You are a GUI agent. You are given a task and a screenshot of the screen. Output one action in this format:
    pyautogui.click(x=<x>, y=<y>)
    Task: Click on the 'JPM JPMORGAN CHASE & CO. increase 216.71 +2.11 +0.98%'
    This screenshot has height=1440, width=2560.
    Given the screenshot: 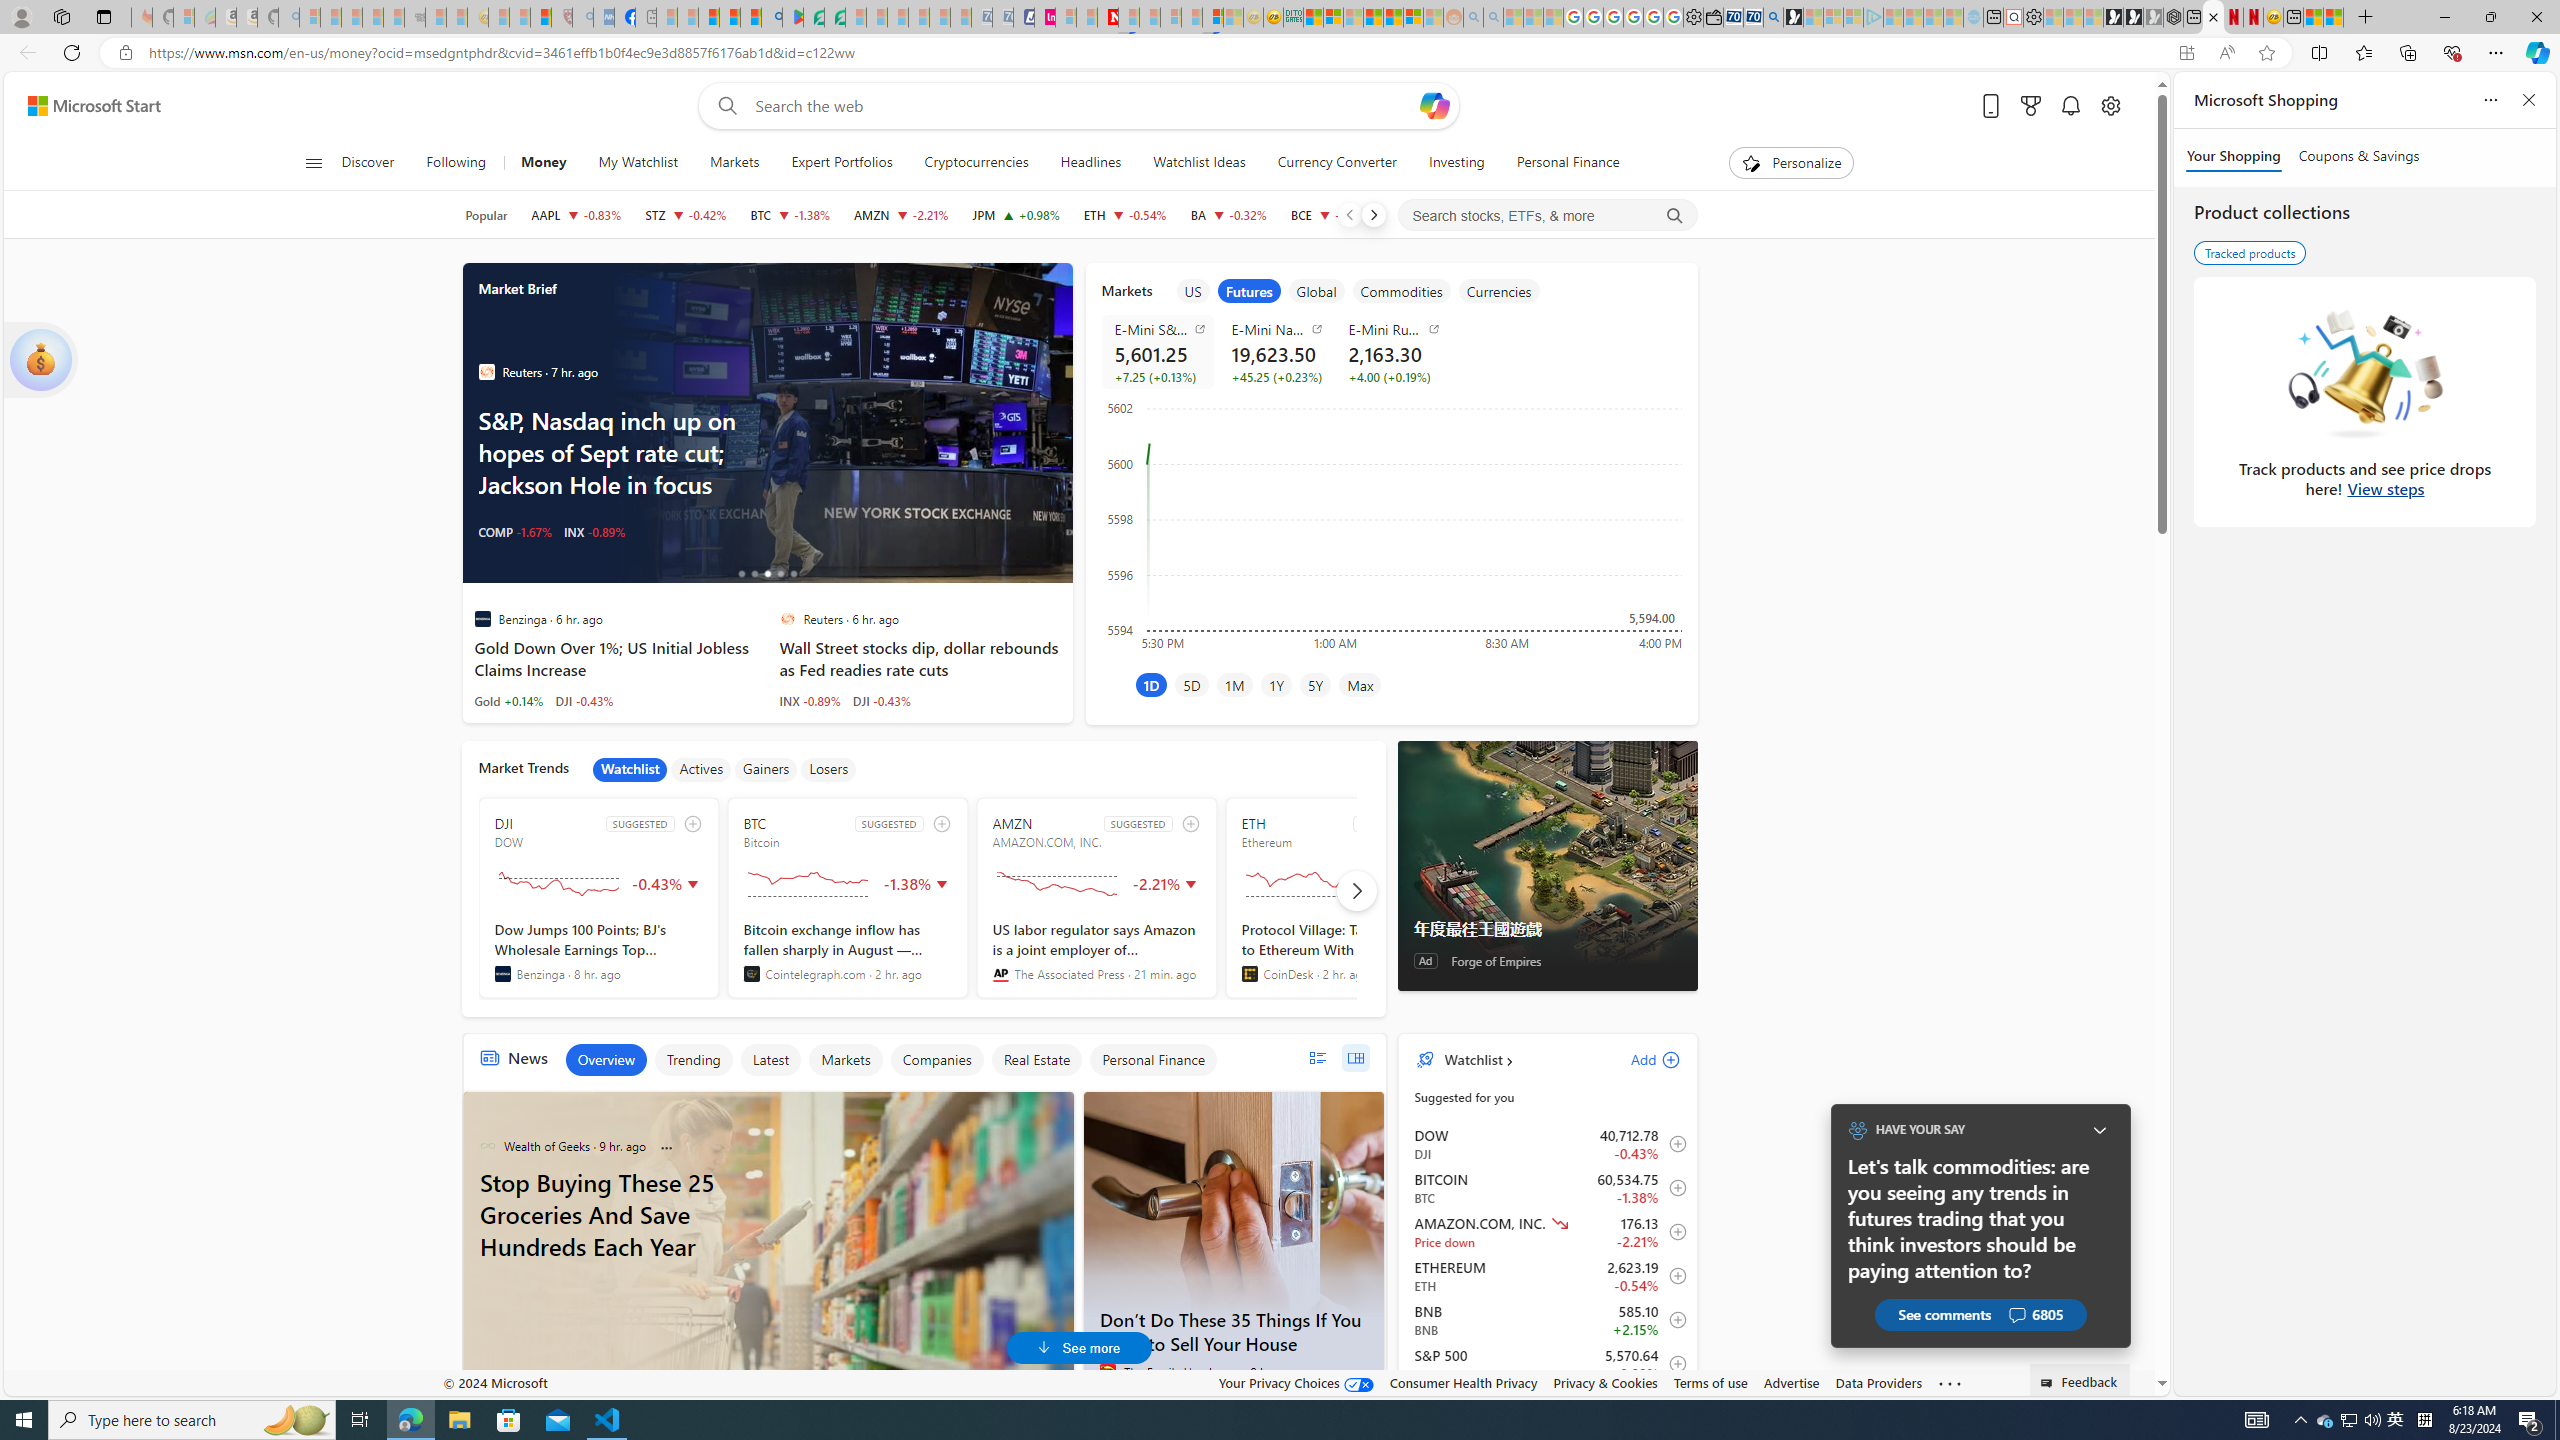 What is the action you would take?
    pyautogui.click(x=1015, y=214)
    